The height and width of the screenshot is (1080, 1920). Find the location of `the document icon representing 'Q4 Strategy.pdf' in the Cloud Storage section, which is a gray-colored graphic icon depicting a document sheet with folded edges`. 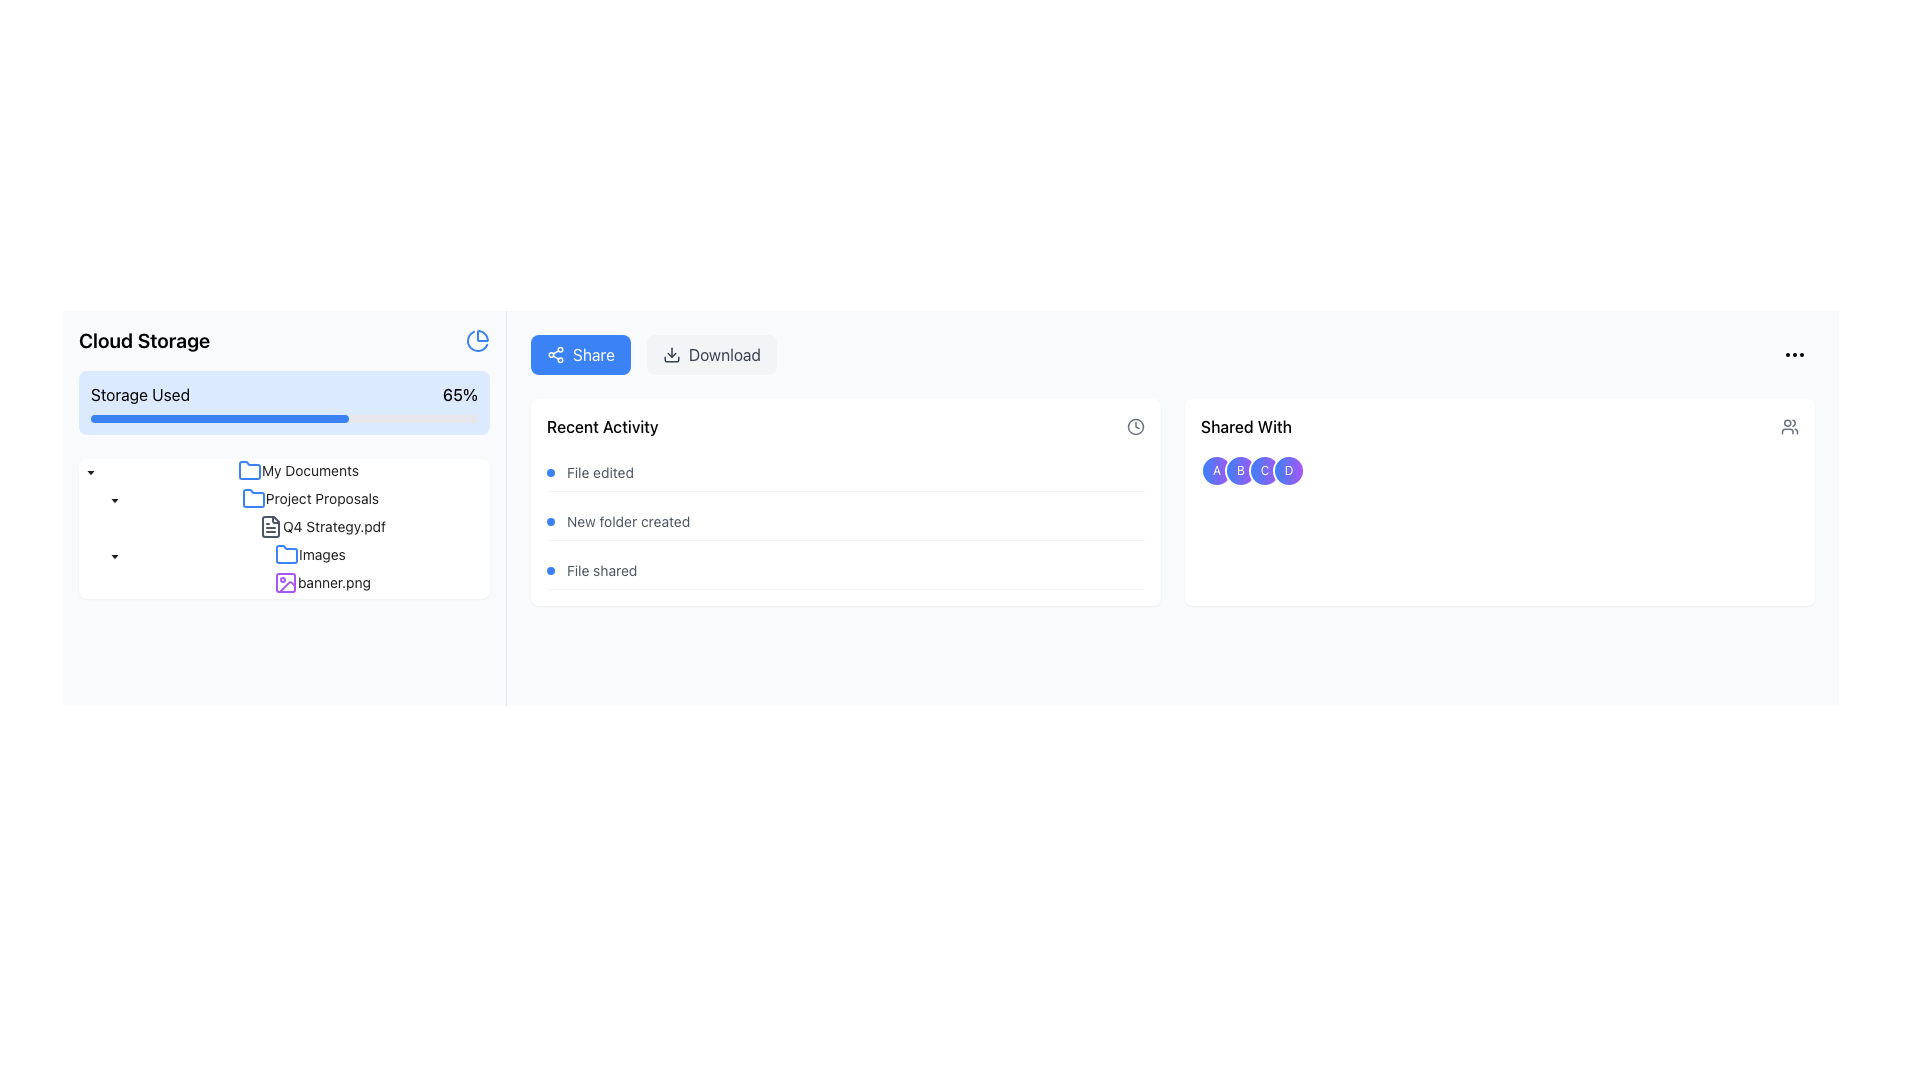

the document icon representing 'Q4 Strategy.pdf' in the Cloud Storage section, which is a gray-colored graphic icon depicting a document sheet with folded edges is located at coordinates (269, 526).